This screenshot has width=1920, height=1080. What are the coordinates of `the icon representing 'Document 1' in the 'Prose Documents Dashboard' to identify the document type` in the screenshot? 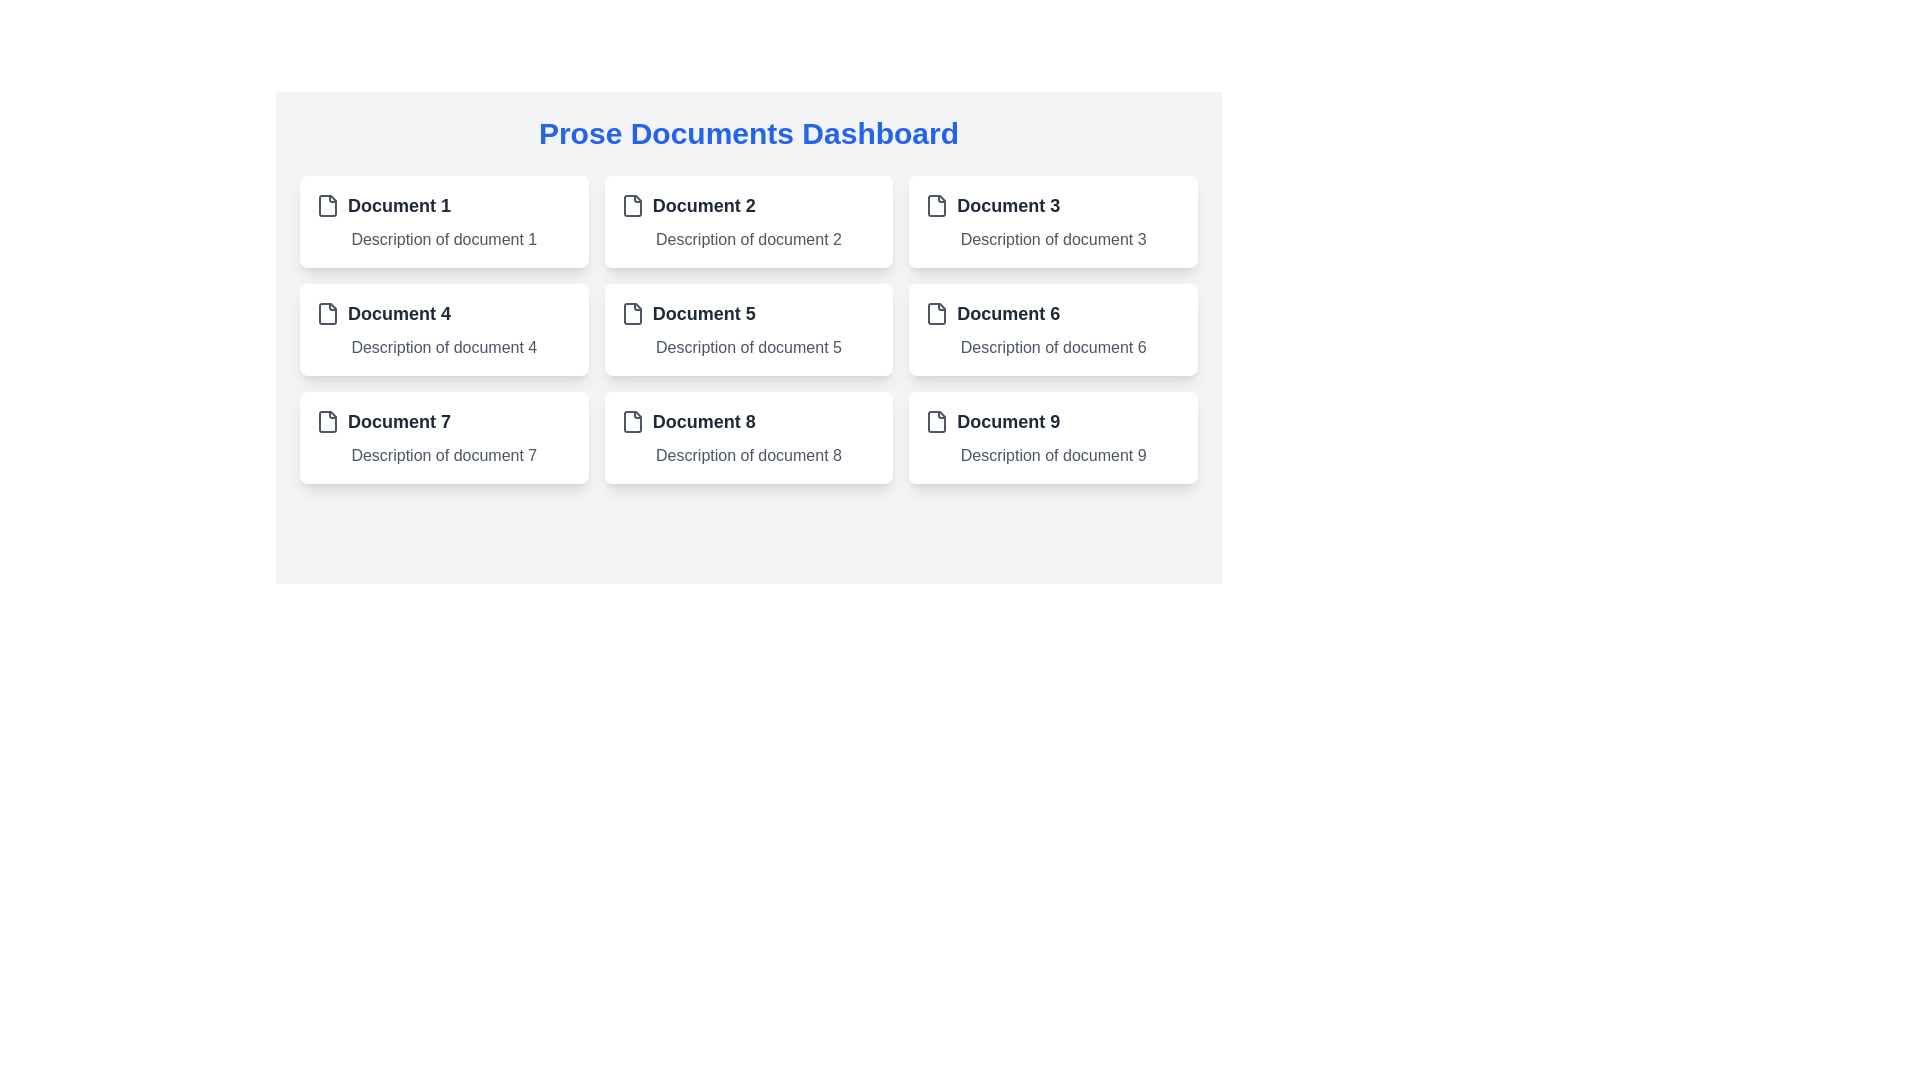 It's located at (327, 205).